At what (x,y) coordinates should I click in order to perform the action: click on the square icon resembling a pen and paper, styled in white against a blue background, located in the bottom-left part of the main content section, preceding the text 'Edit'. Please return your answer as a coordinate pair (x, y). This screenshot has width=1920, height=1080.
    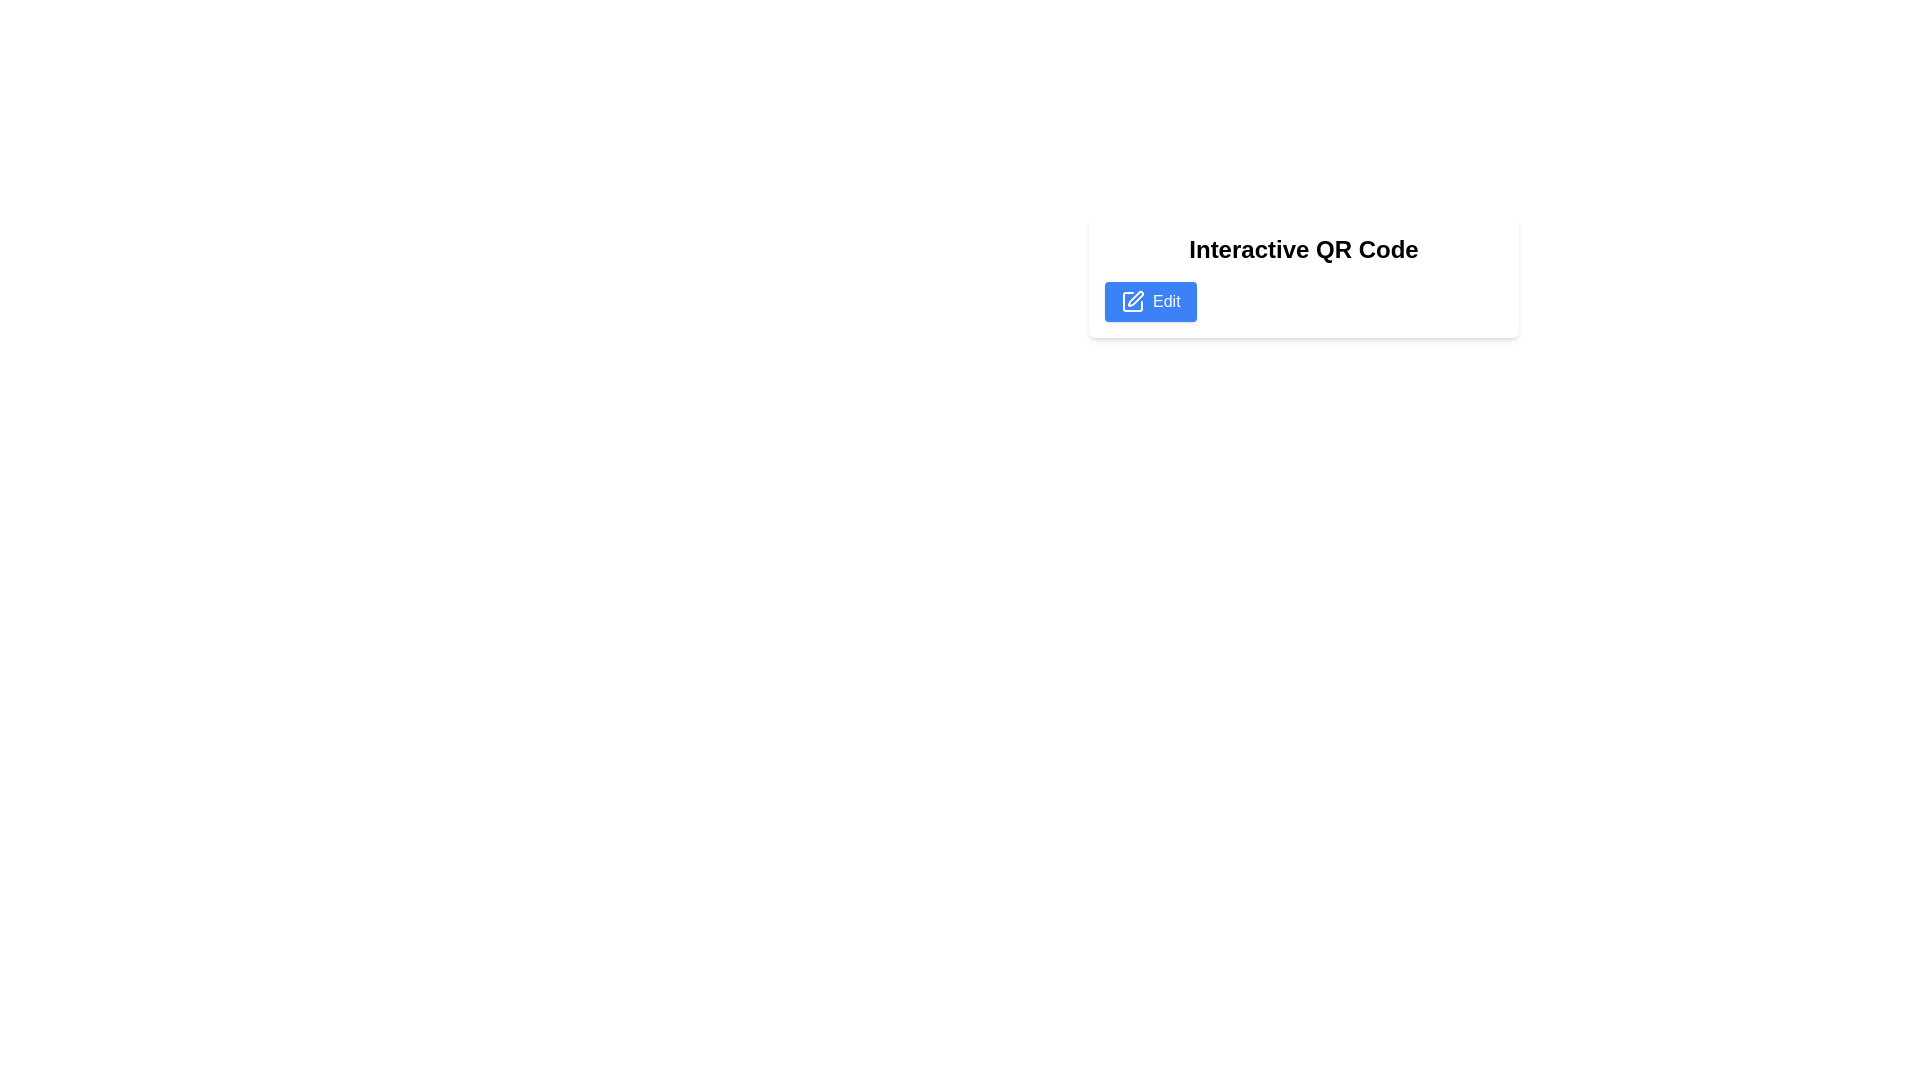
    Looking at the image, I should click on (1132, 301).